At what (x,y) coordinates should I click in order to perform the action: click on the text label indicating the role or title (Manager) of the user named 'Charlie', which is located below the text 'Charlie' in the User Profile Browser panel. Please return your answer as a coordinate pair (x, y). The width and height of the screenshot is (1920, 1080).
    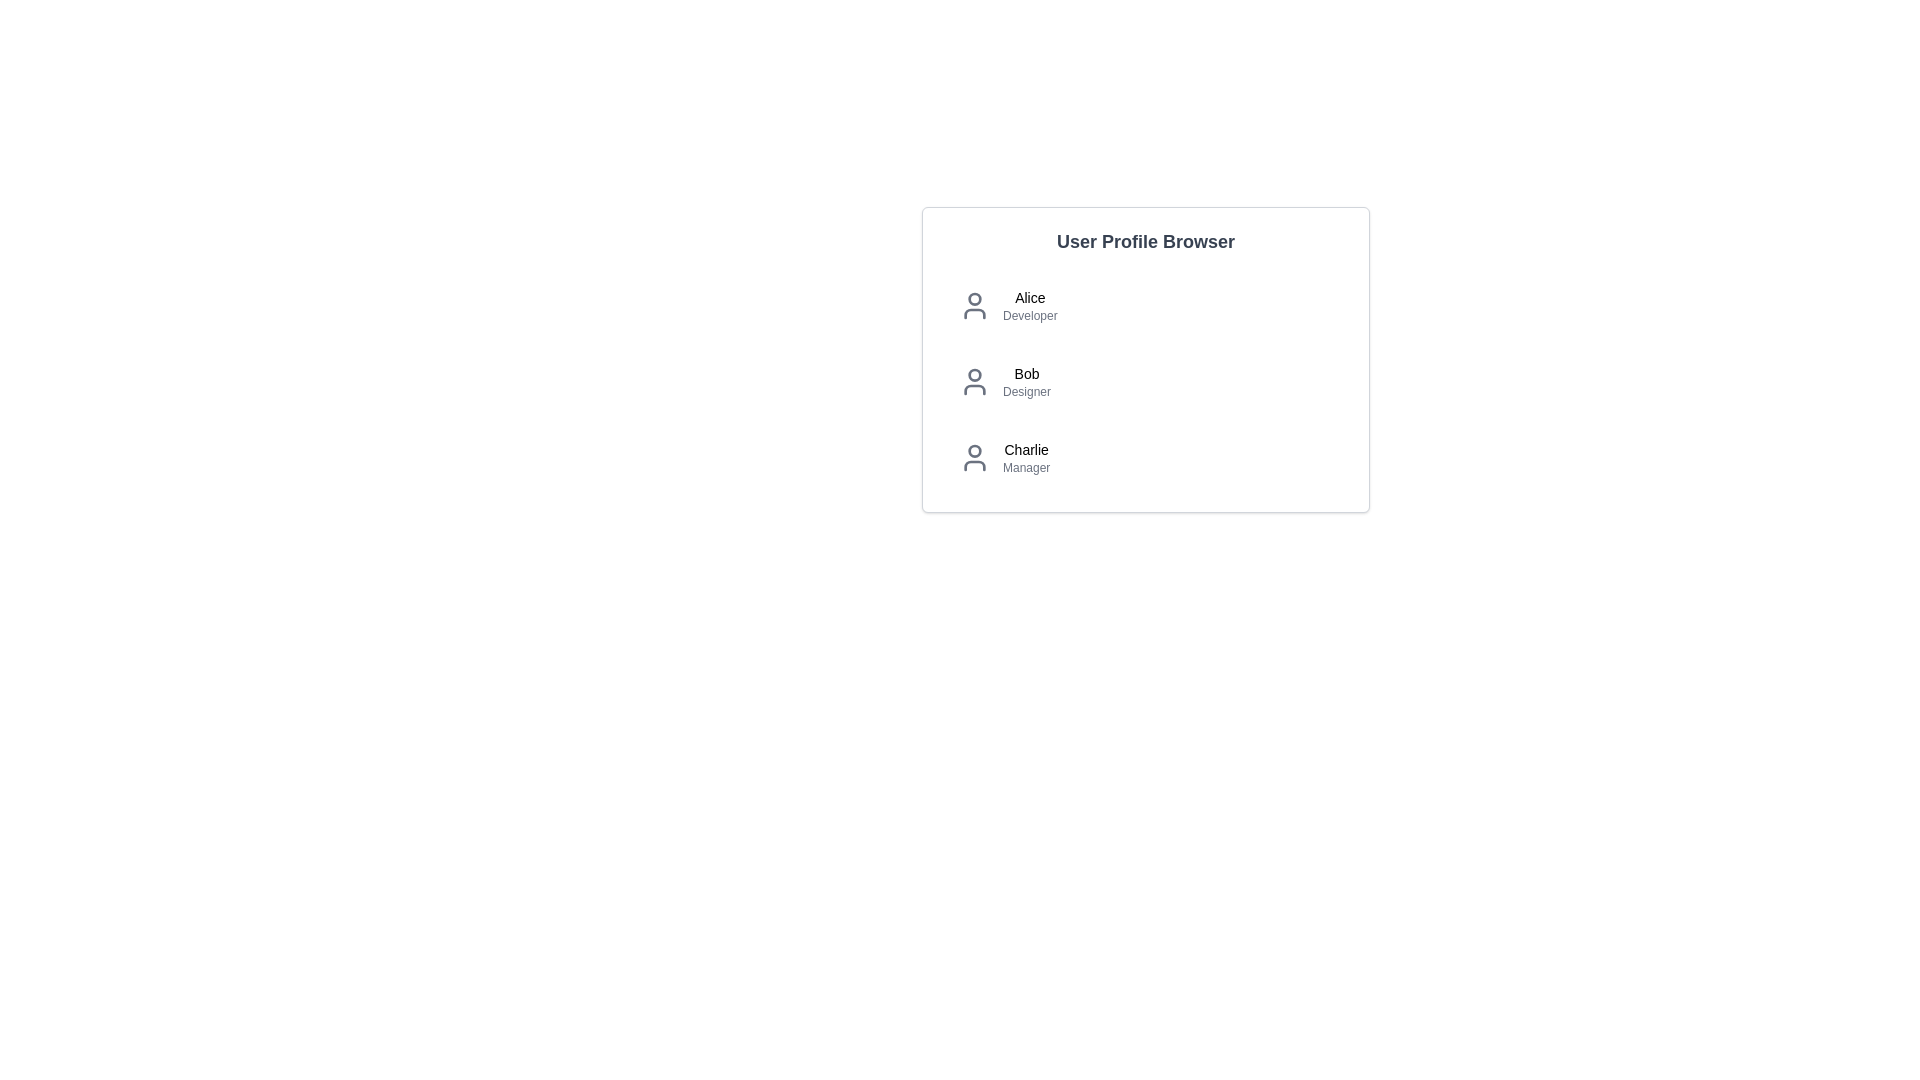
    Looking at the image, I should click on (1026, 467).